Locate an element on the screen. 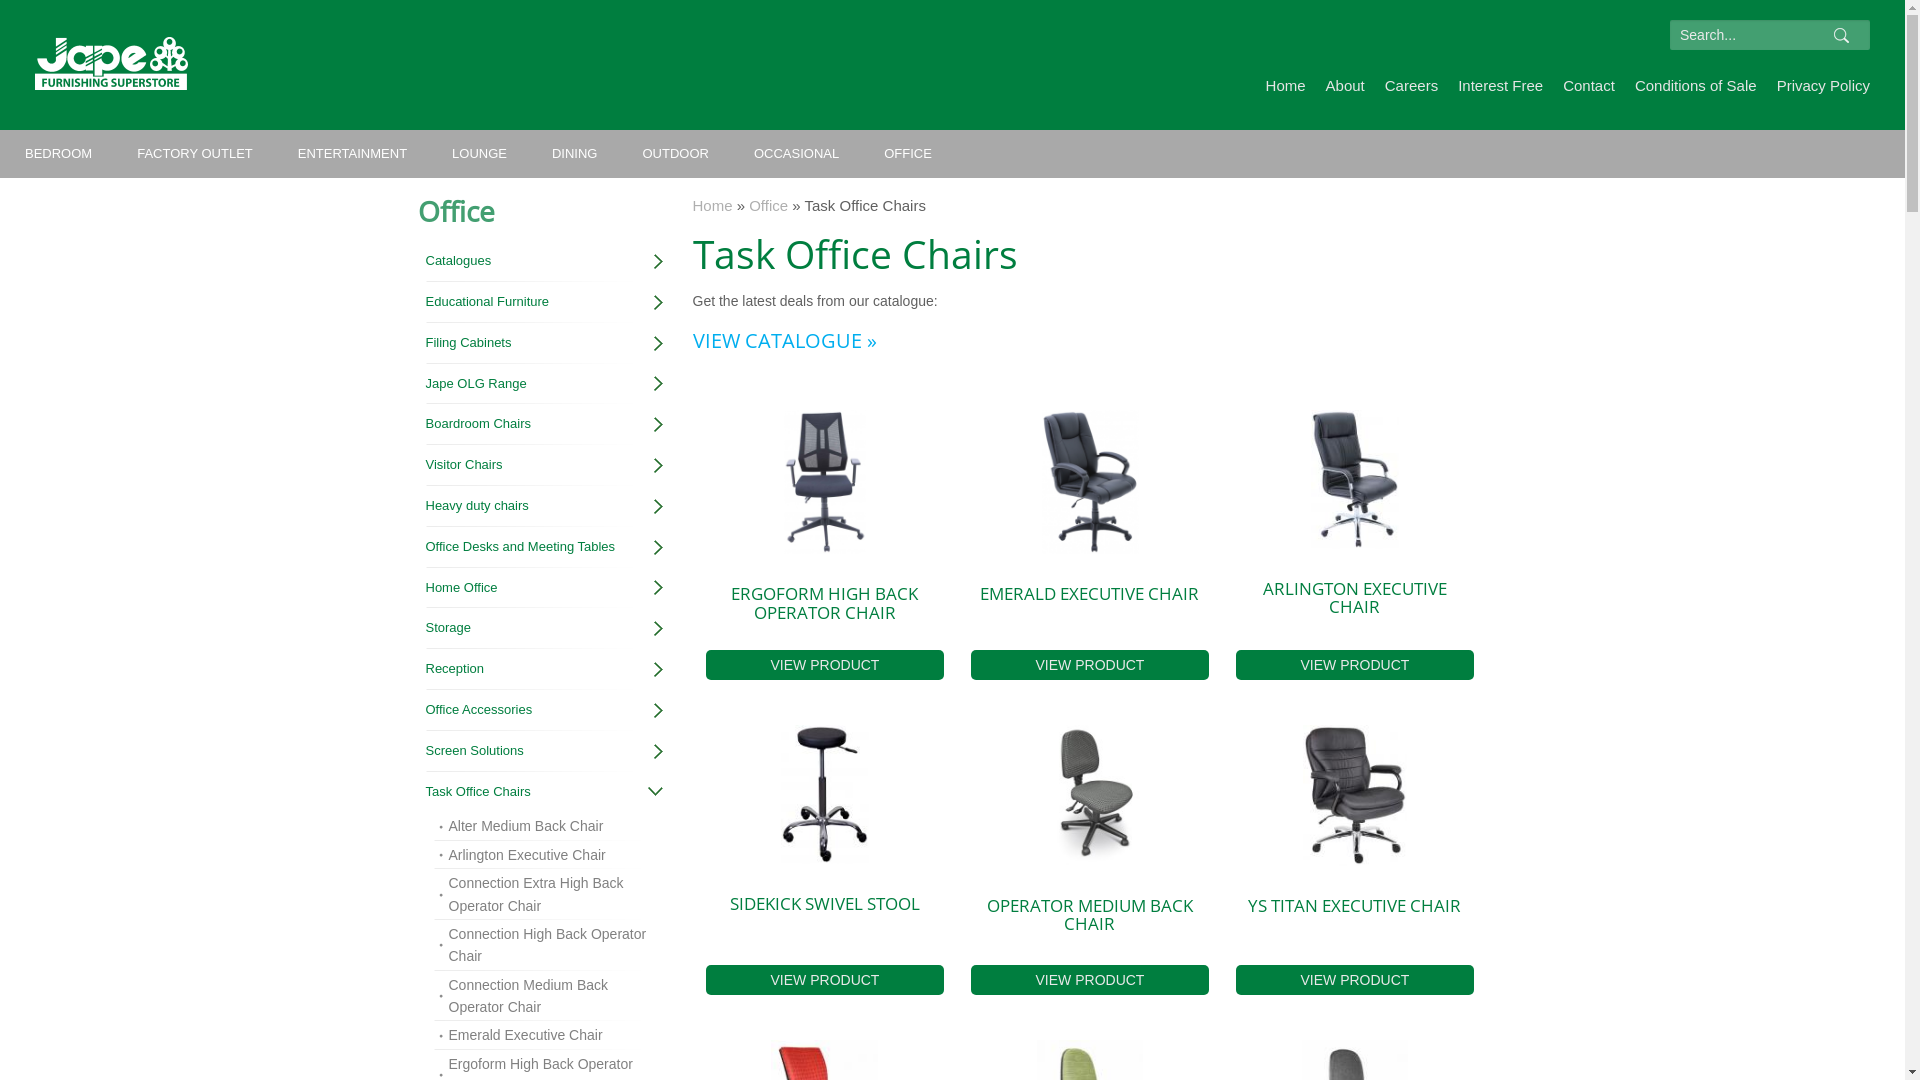 This screenshot has width=1920, height=1080. 'Heavy duty chairs' is located at coordinates (544, 505).